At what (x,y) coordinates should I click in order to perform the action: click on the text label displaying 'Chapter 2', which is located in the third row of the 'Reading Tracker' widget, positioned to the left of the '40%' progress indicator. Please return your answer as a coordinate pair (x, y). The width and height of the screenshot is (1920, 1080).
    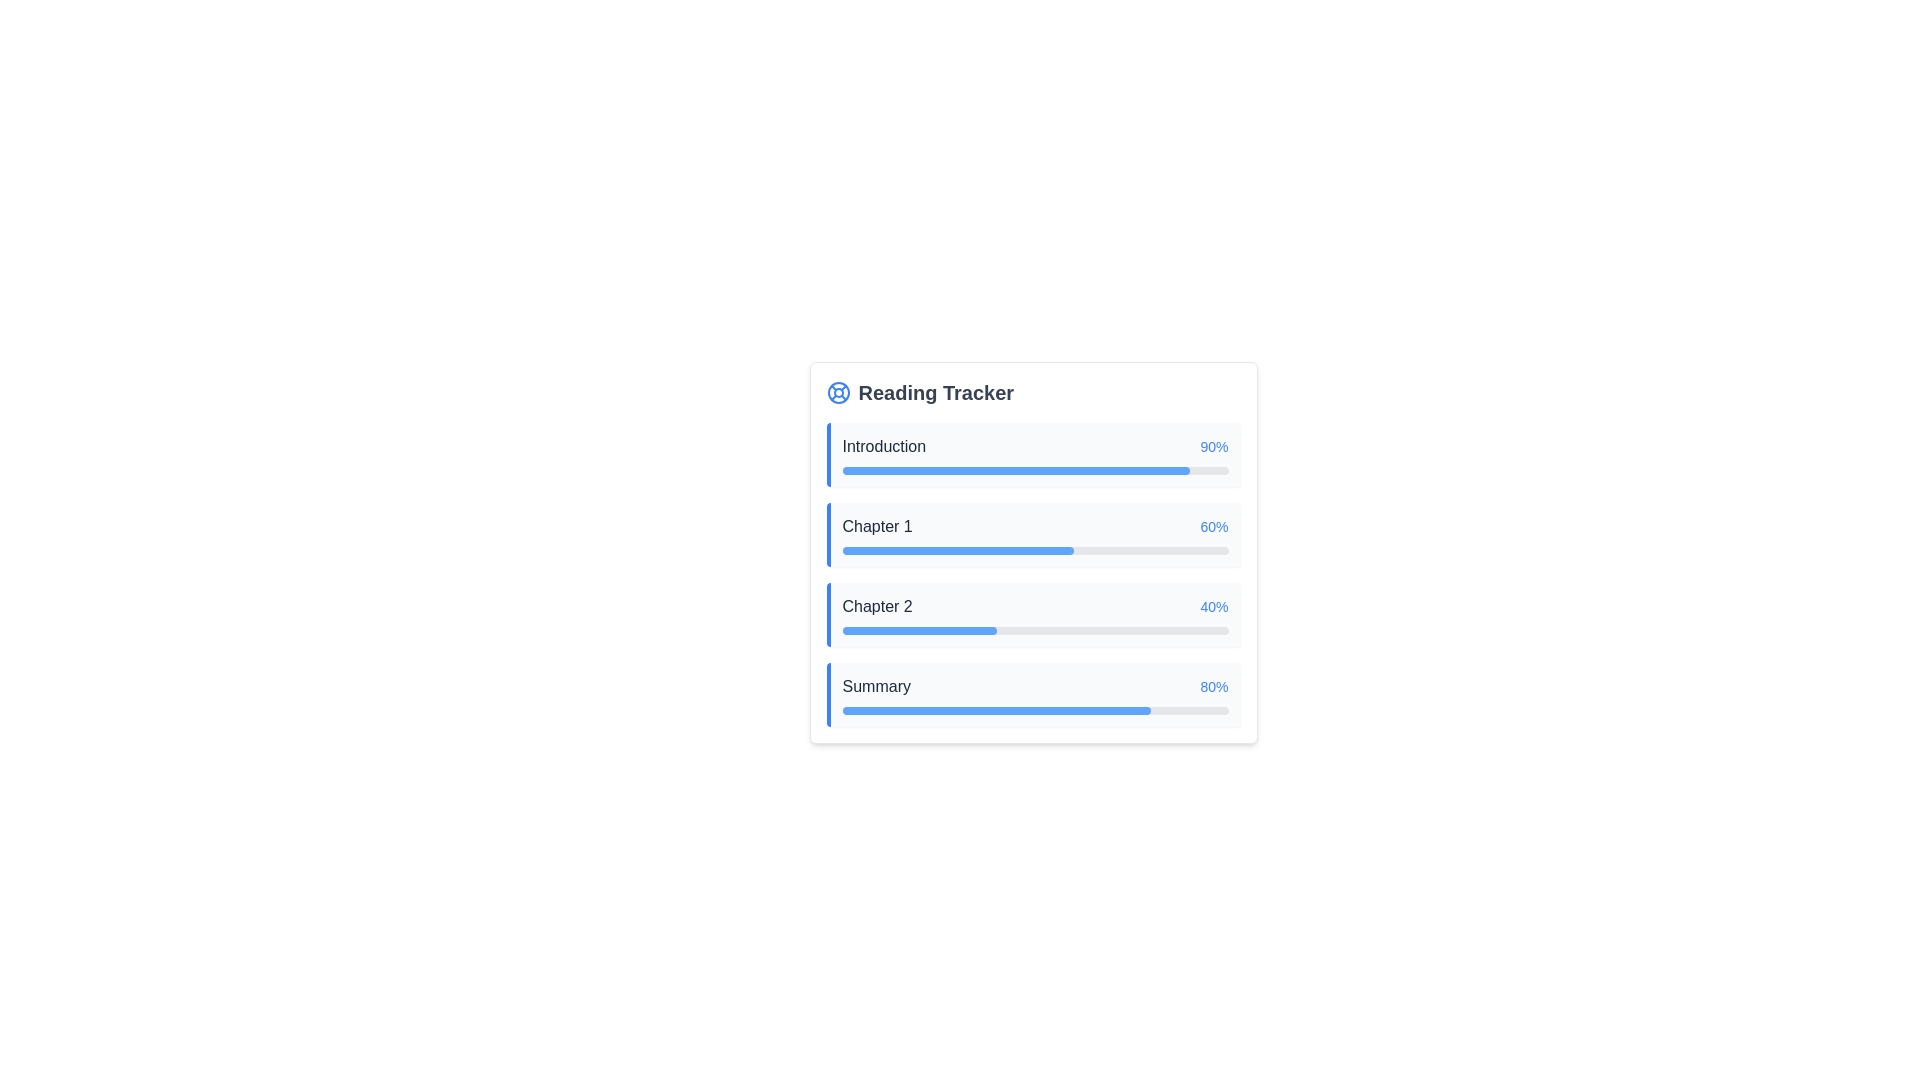
    Looking at the image, I should click on (877, 605).